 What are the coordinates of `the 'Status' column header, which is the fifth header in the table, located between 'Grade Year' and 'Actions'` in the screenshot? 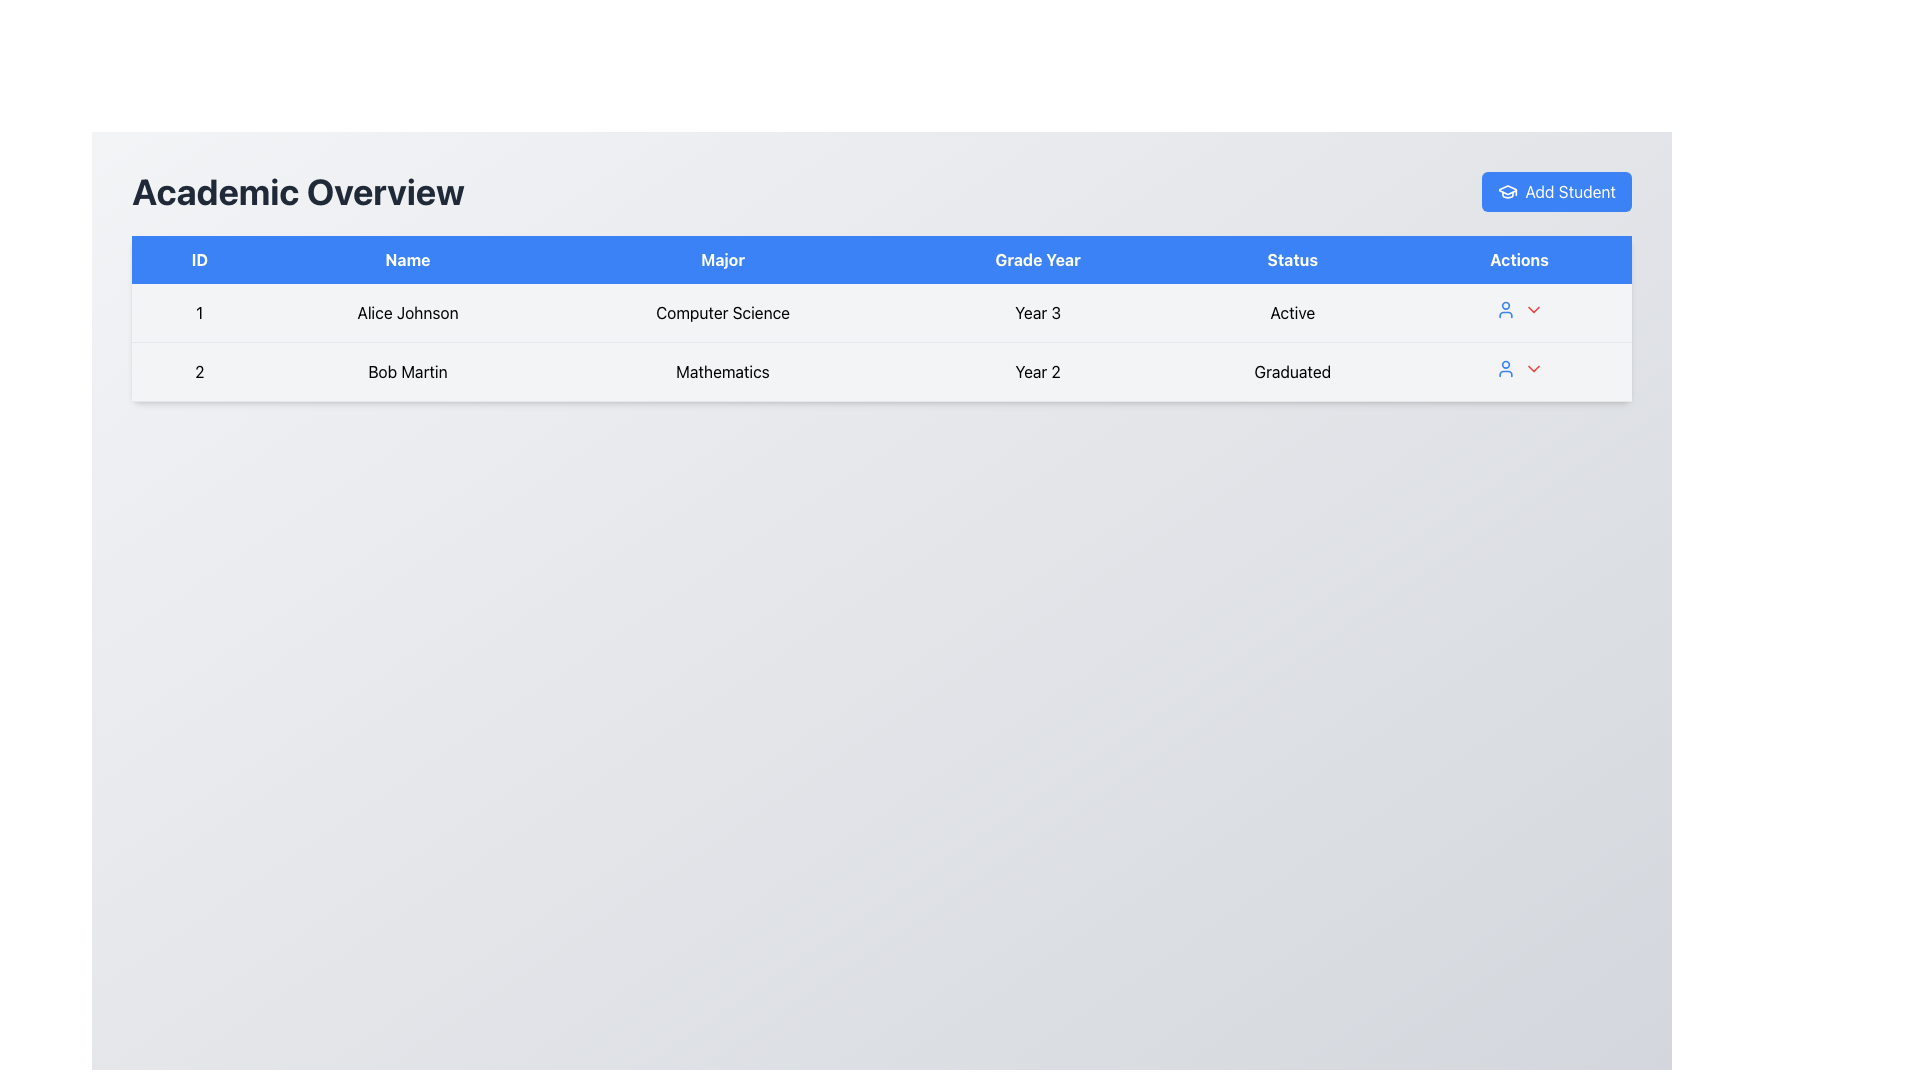 It's located at (1292, 258).